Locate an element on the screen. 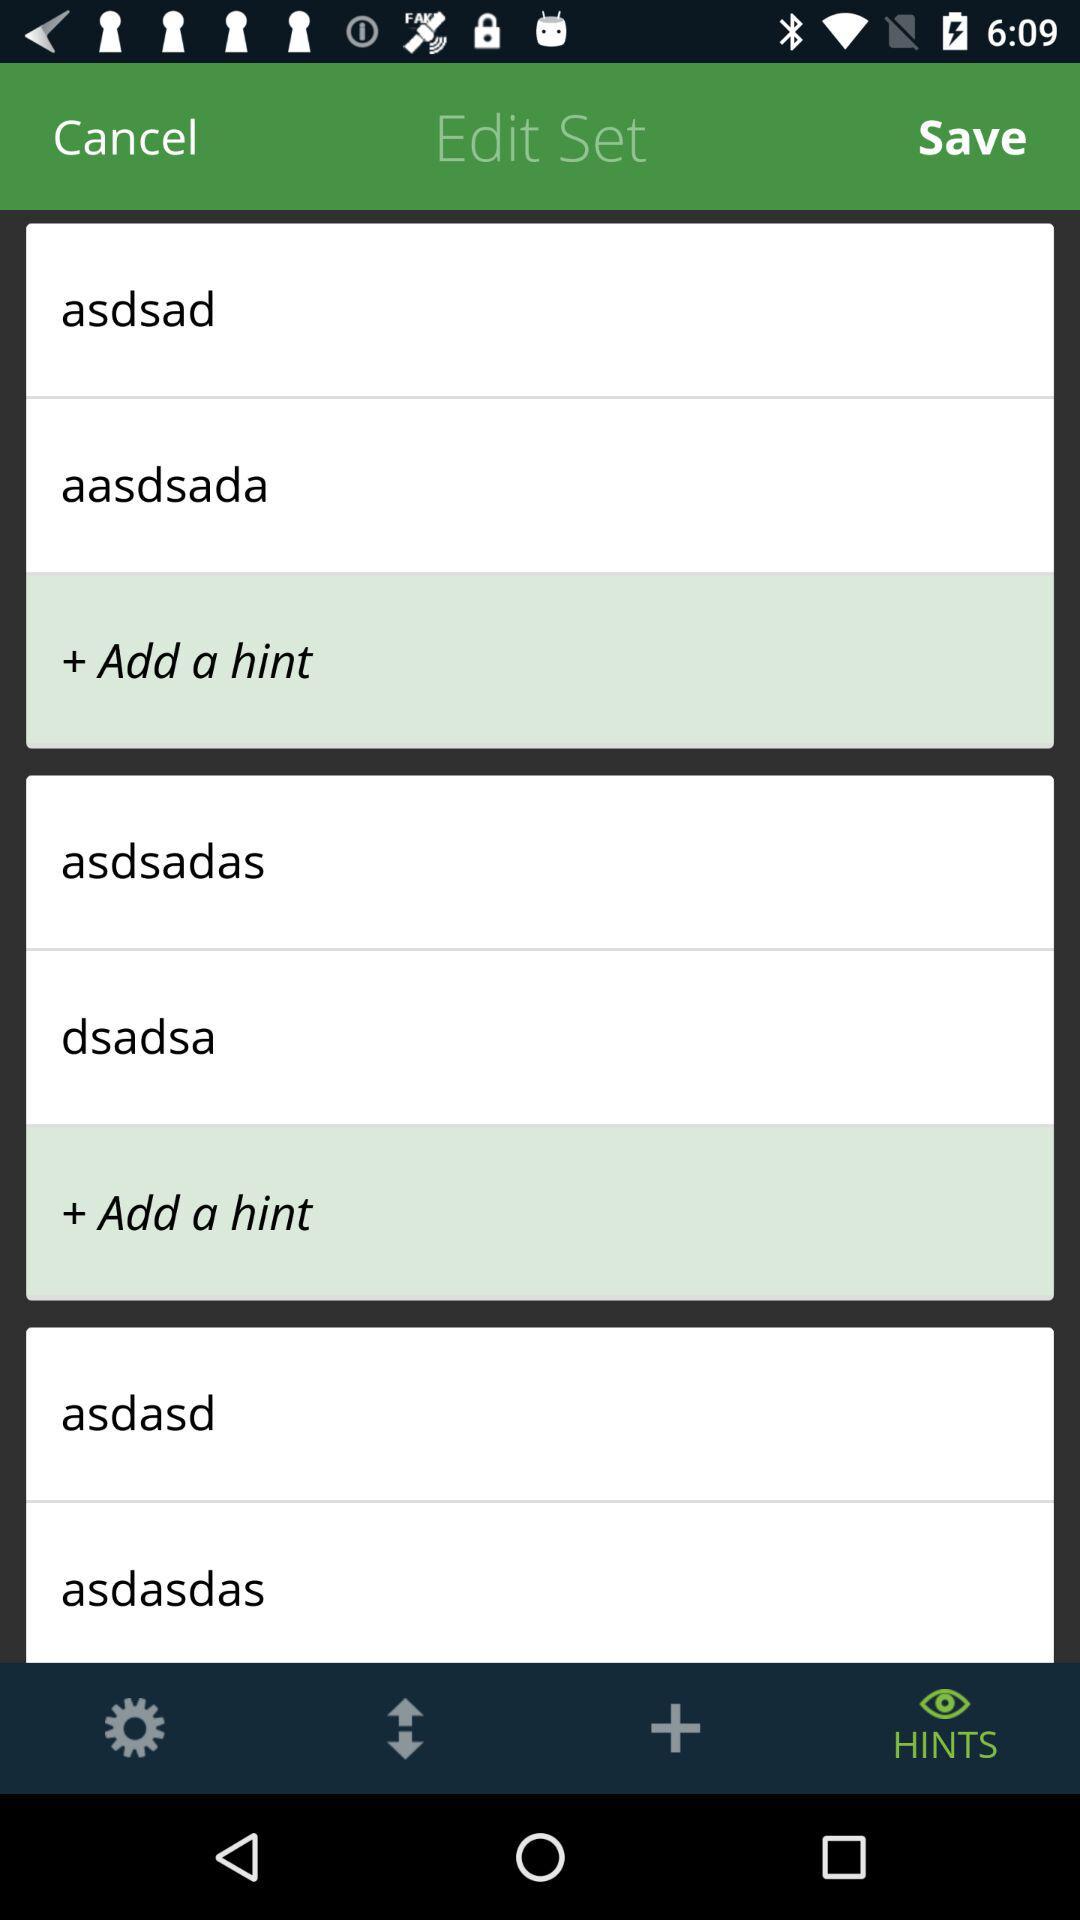 This screenshot has width=1080, height=1920. scroll up and down is located at coordinates (405, 1727).